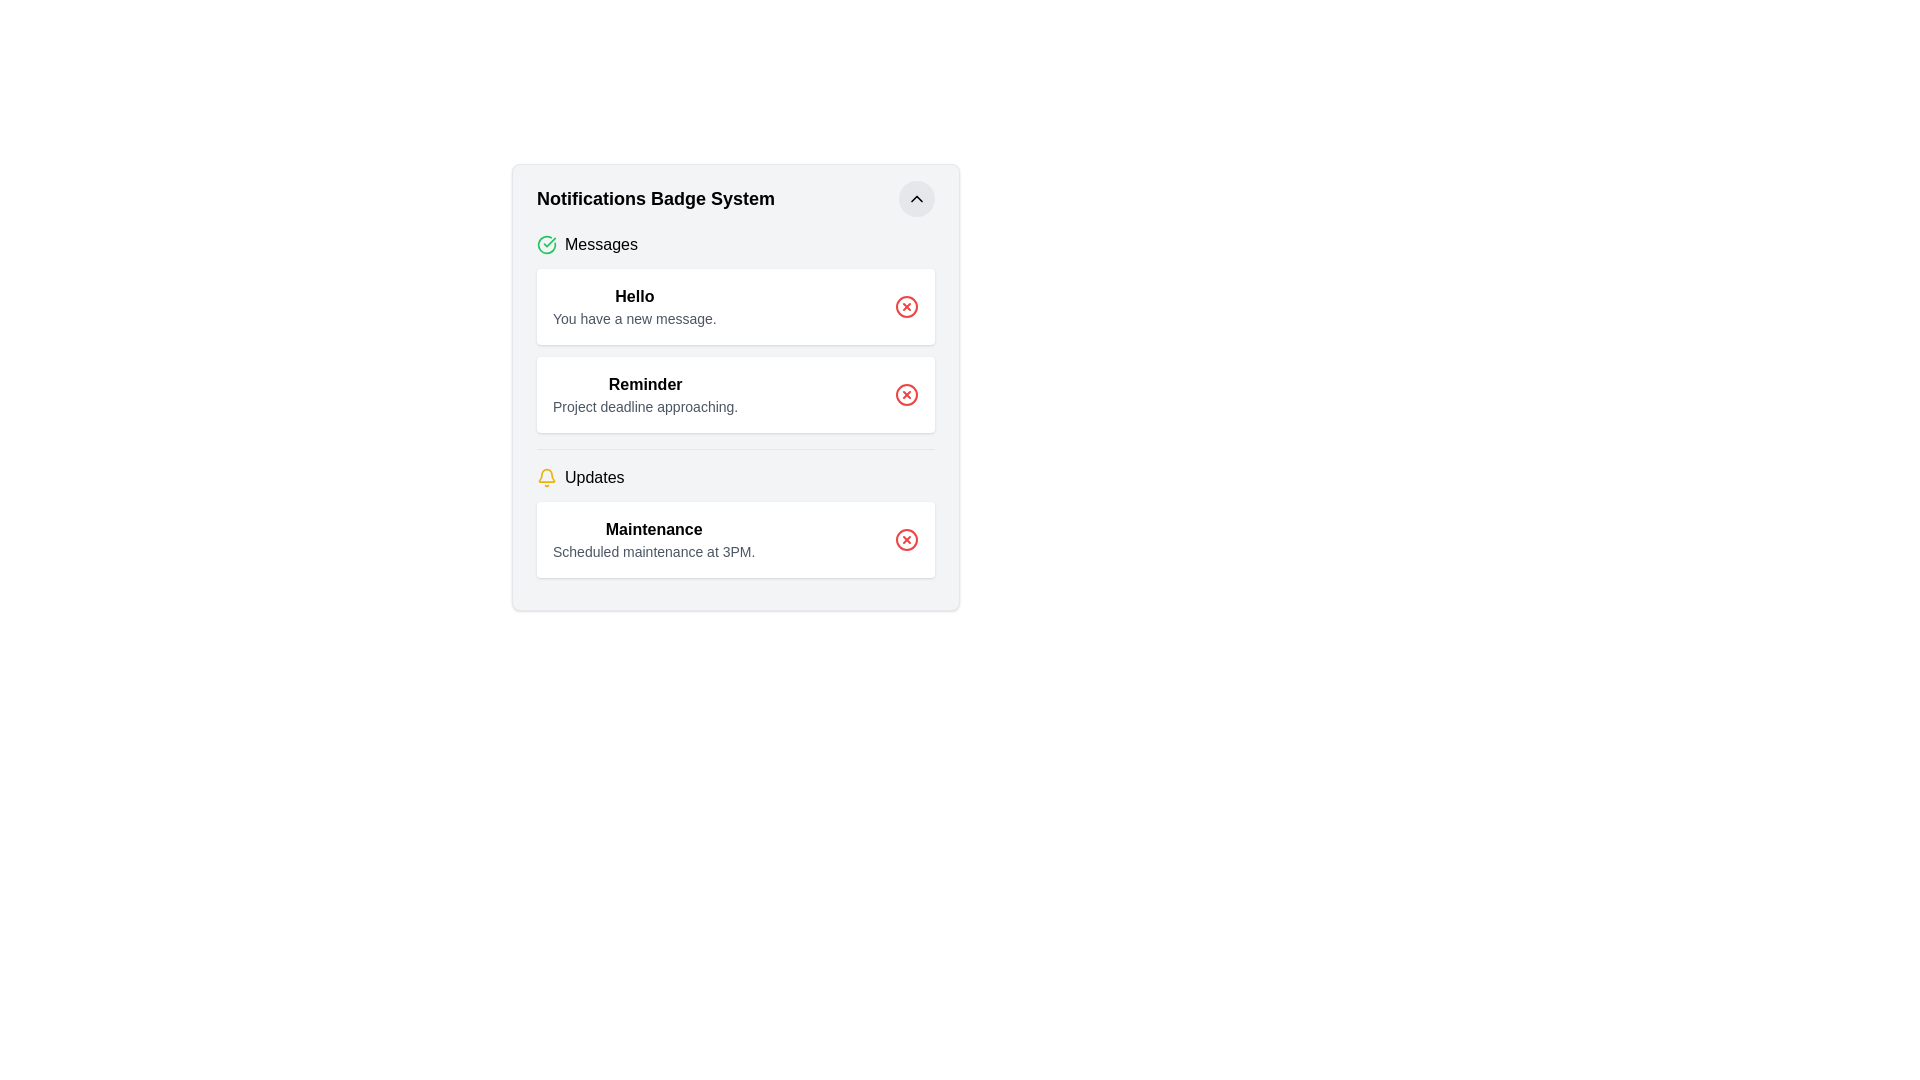  I want to click on the 'Messages' icon located to the left of the 'Messages' label in the notifications panel, which serves as a visual indicator for the 'Messages' section, so click(547, 244).